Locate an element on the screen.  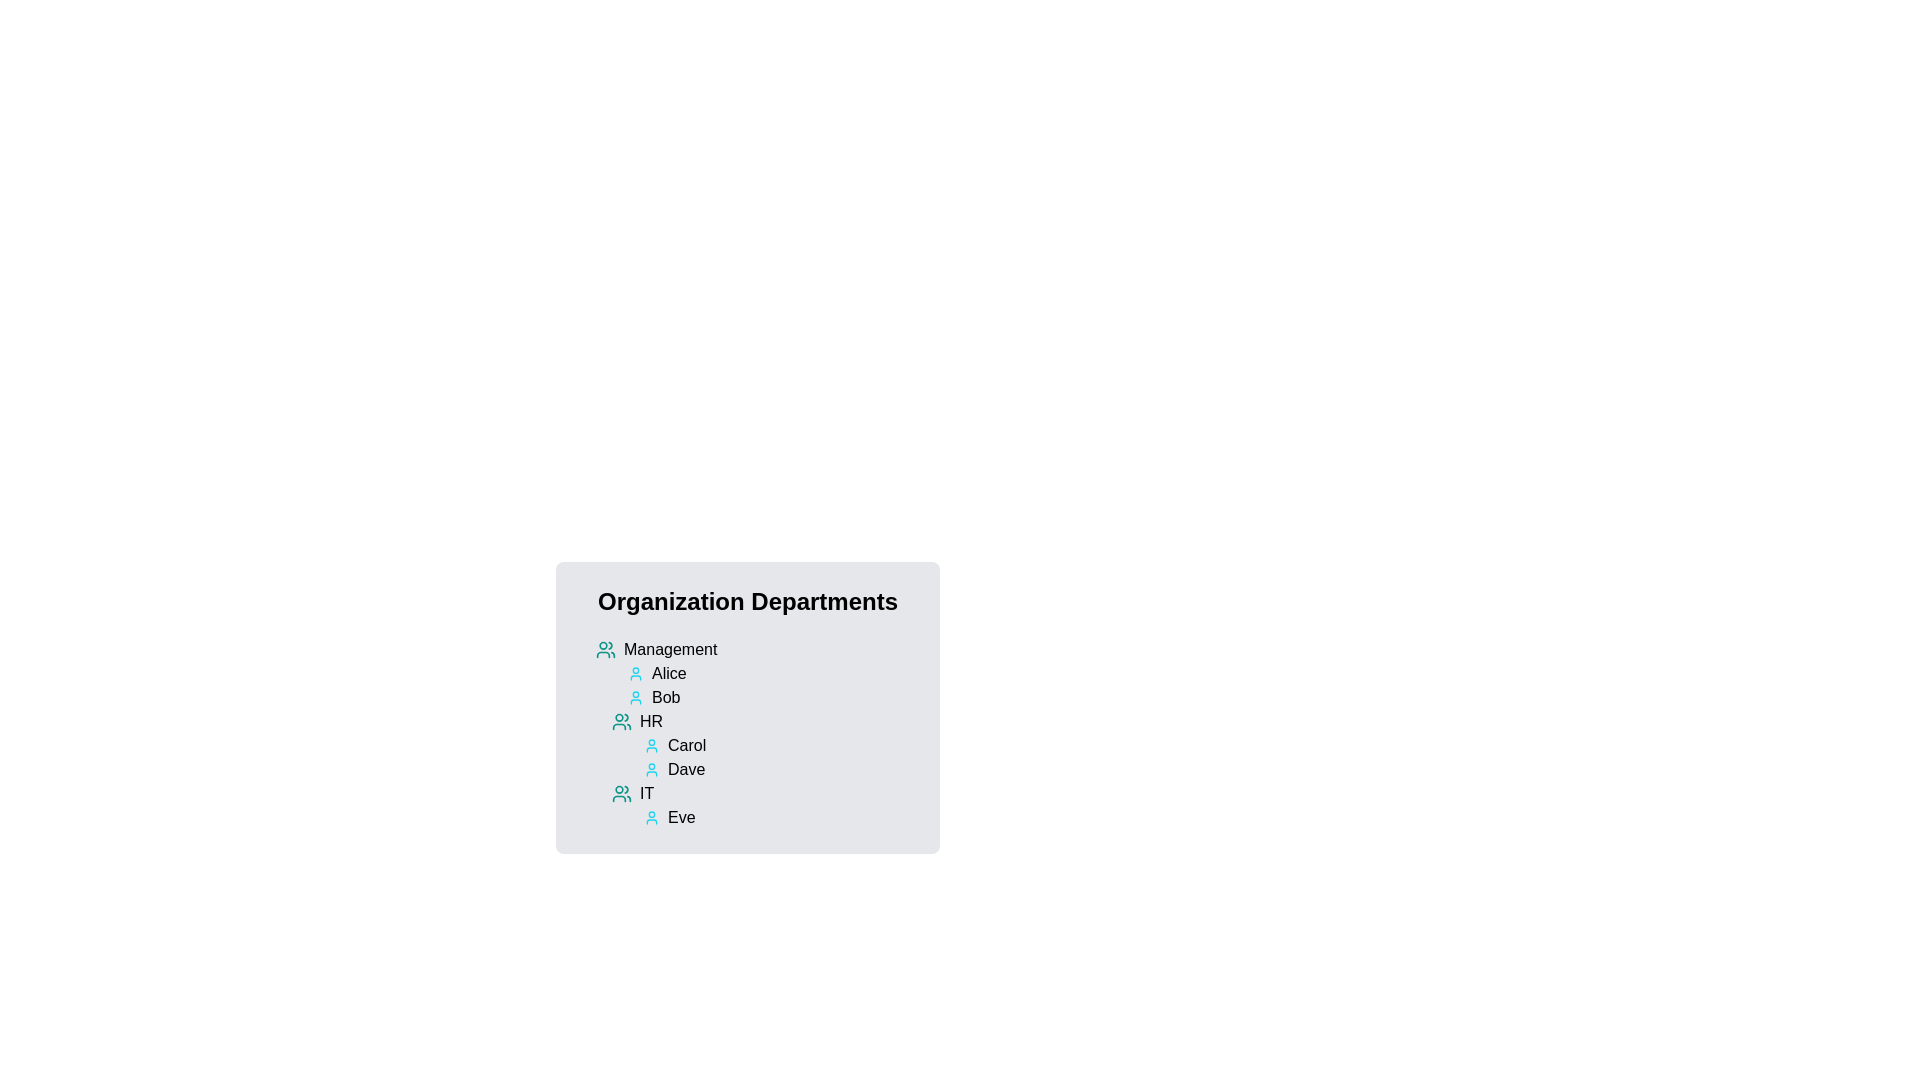
the user icon representing the IT department, located to the left of the text 'Eve' in the 'Organization Departments' section is located at coordinates (652, 817).